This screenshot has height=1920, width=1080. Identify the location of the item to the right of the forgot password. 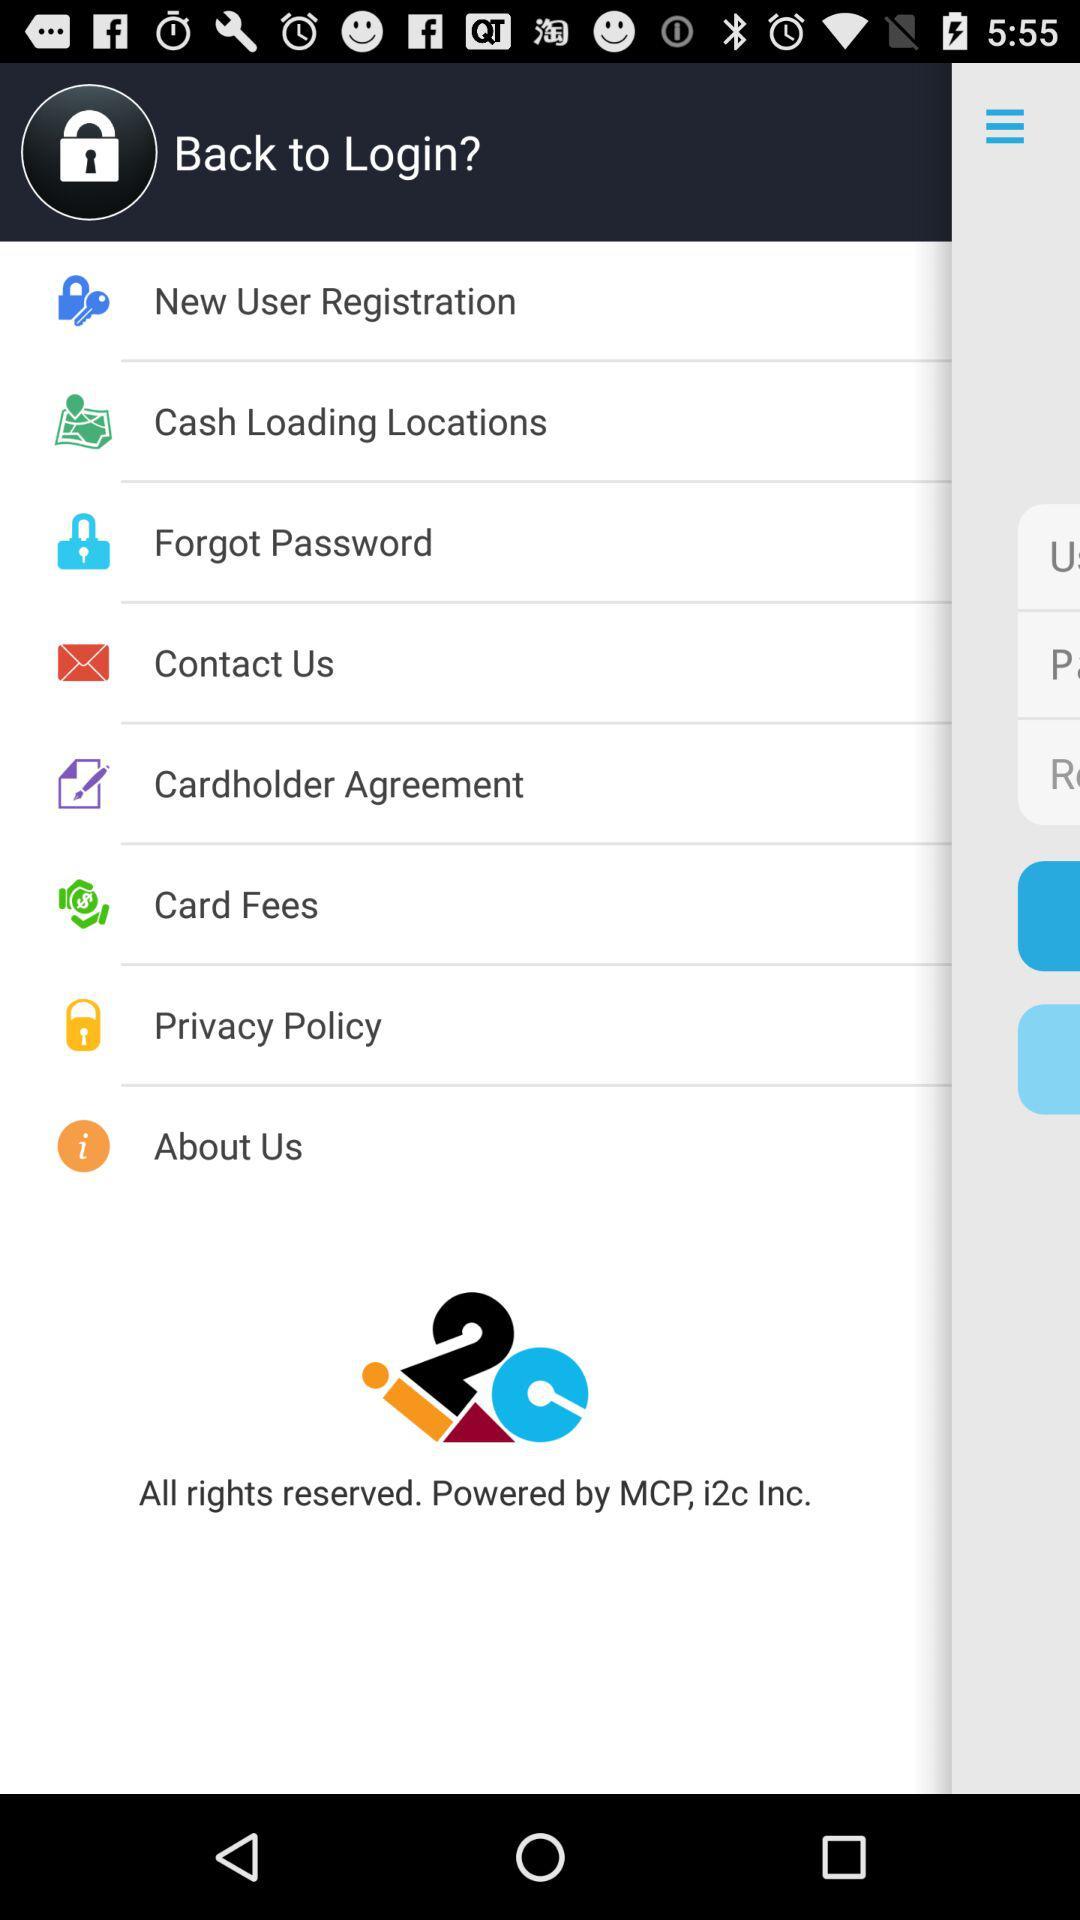
(1047, 556).